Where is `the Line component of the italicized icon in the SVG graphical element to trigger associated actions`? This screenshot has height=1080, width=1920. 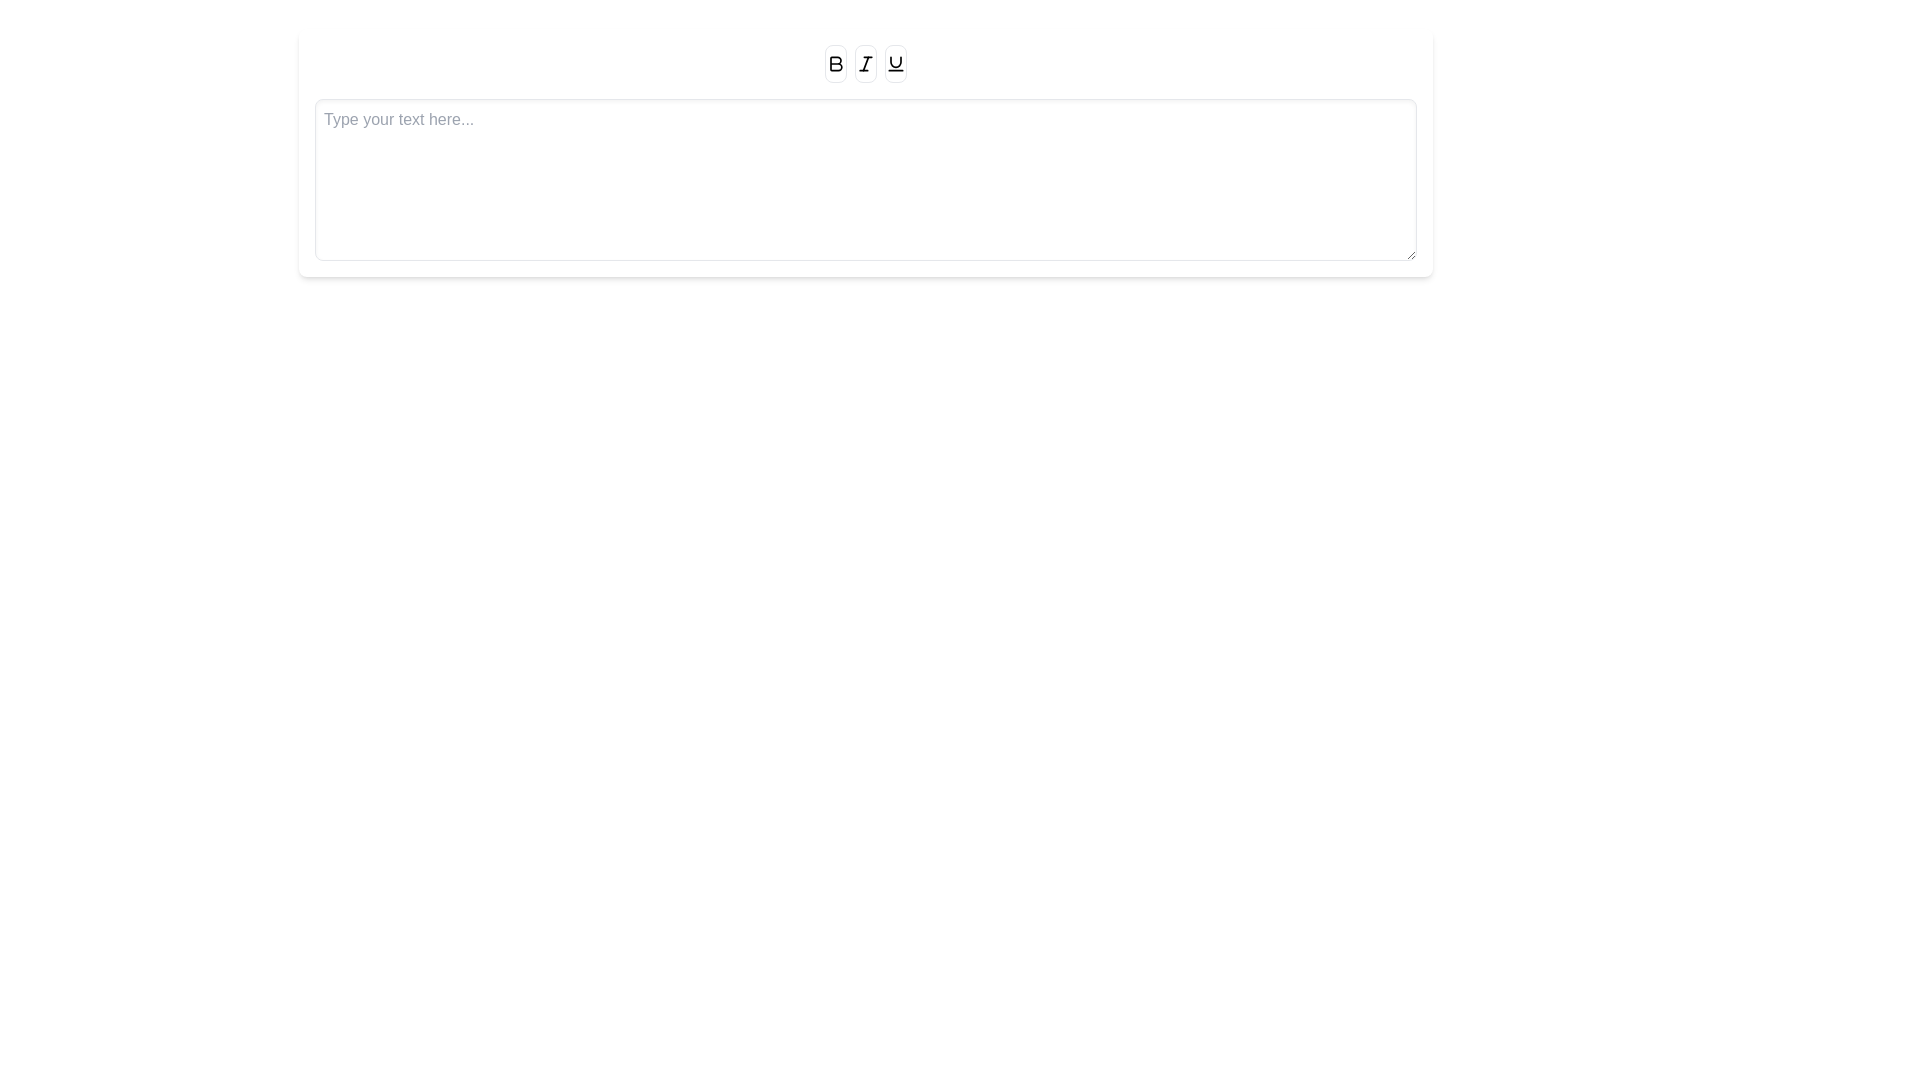 the Line component of the italicized icon in the SVG graphical element to trigger associated actions is located at coordinates (865, 61).